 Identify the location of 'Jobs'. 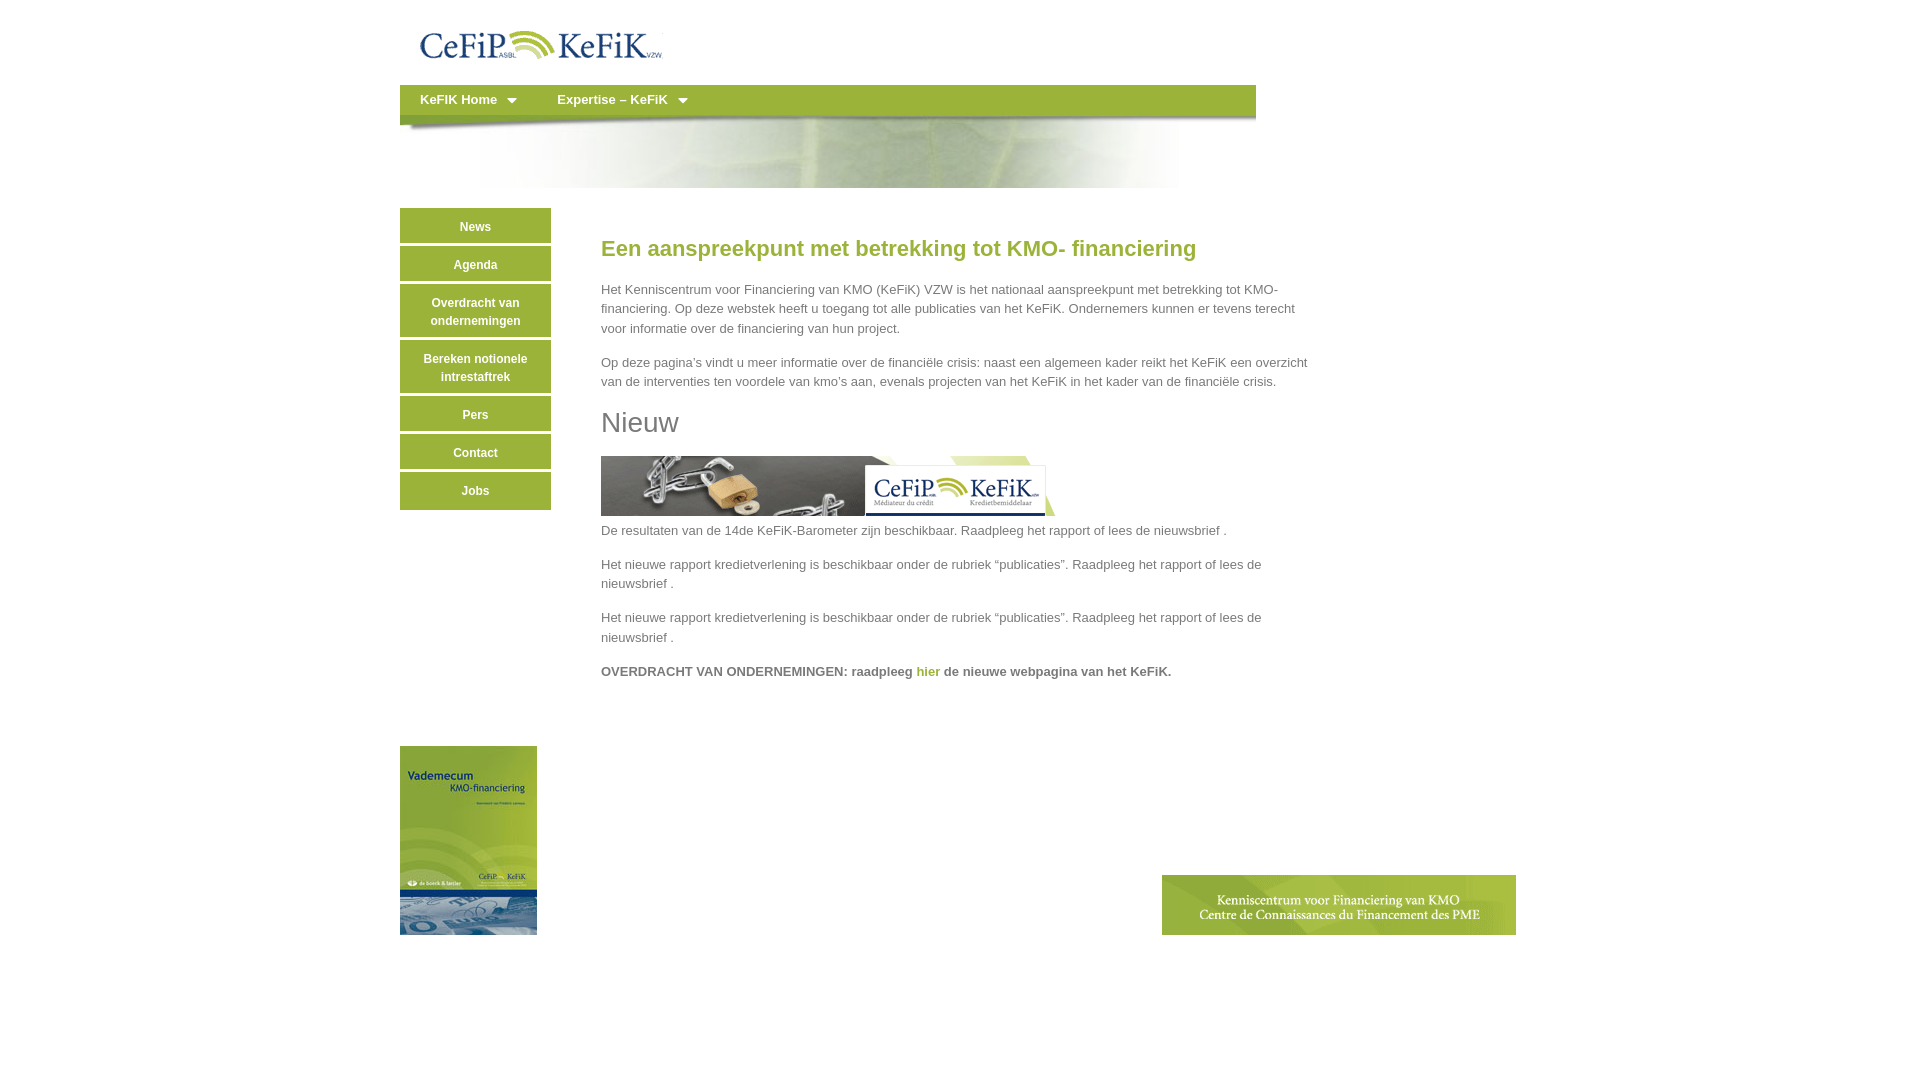
(474, 490).